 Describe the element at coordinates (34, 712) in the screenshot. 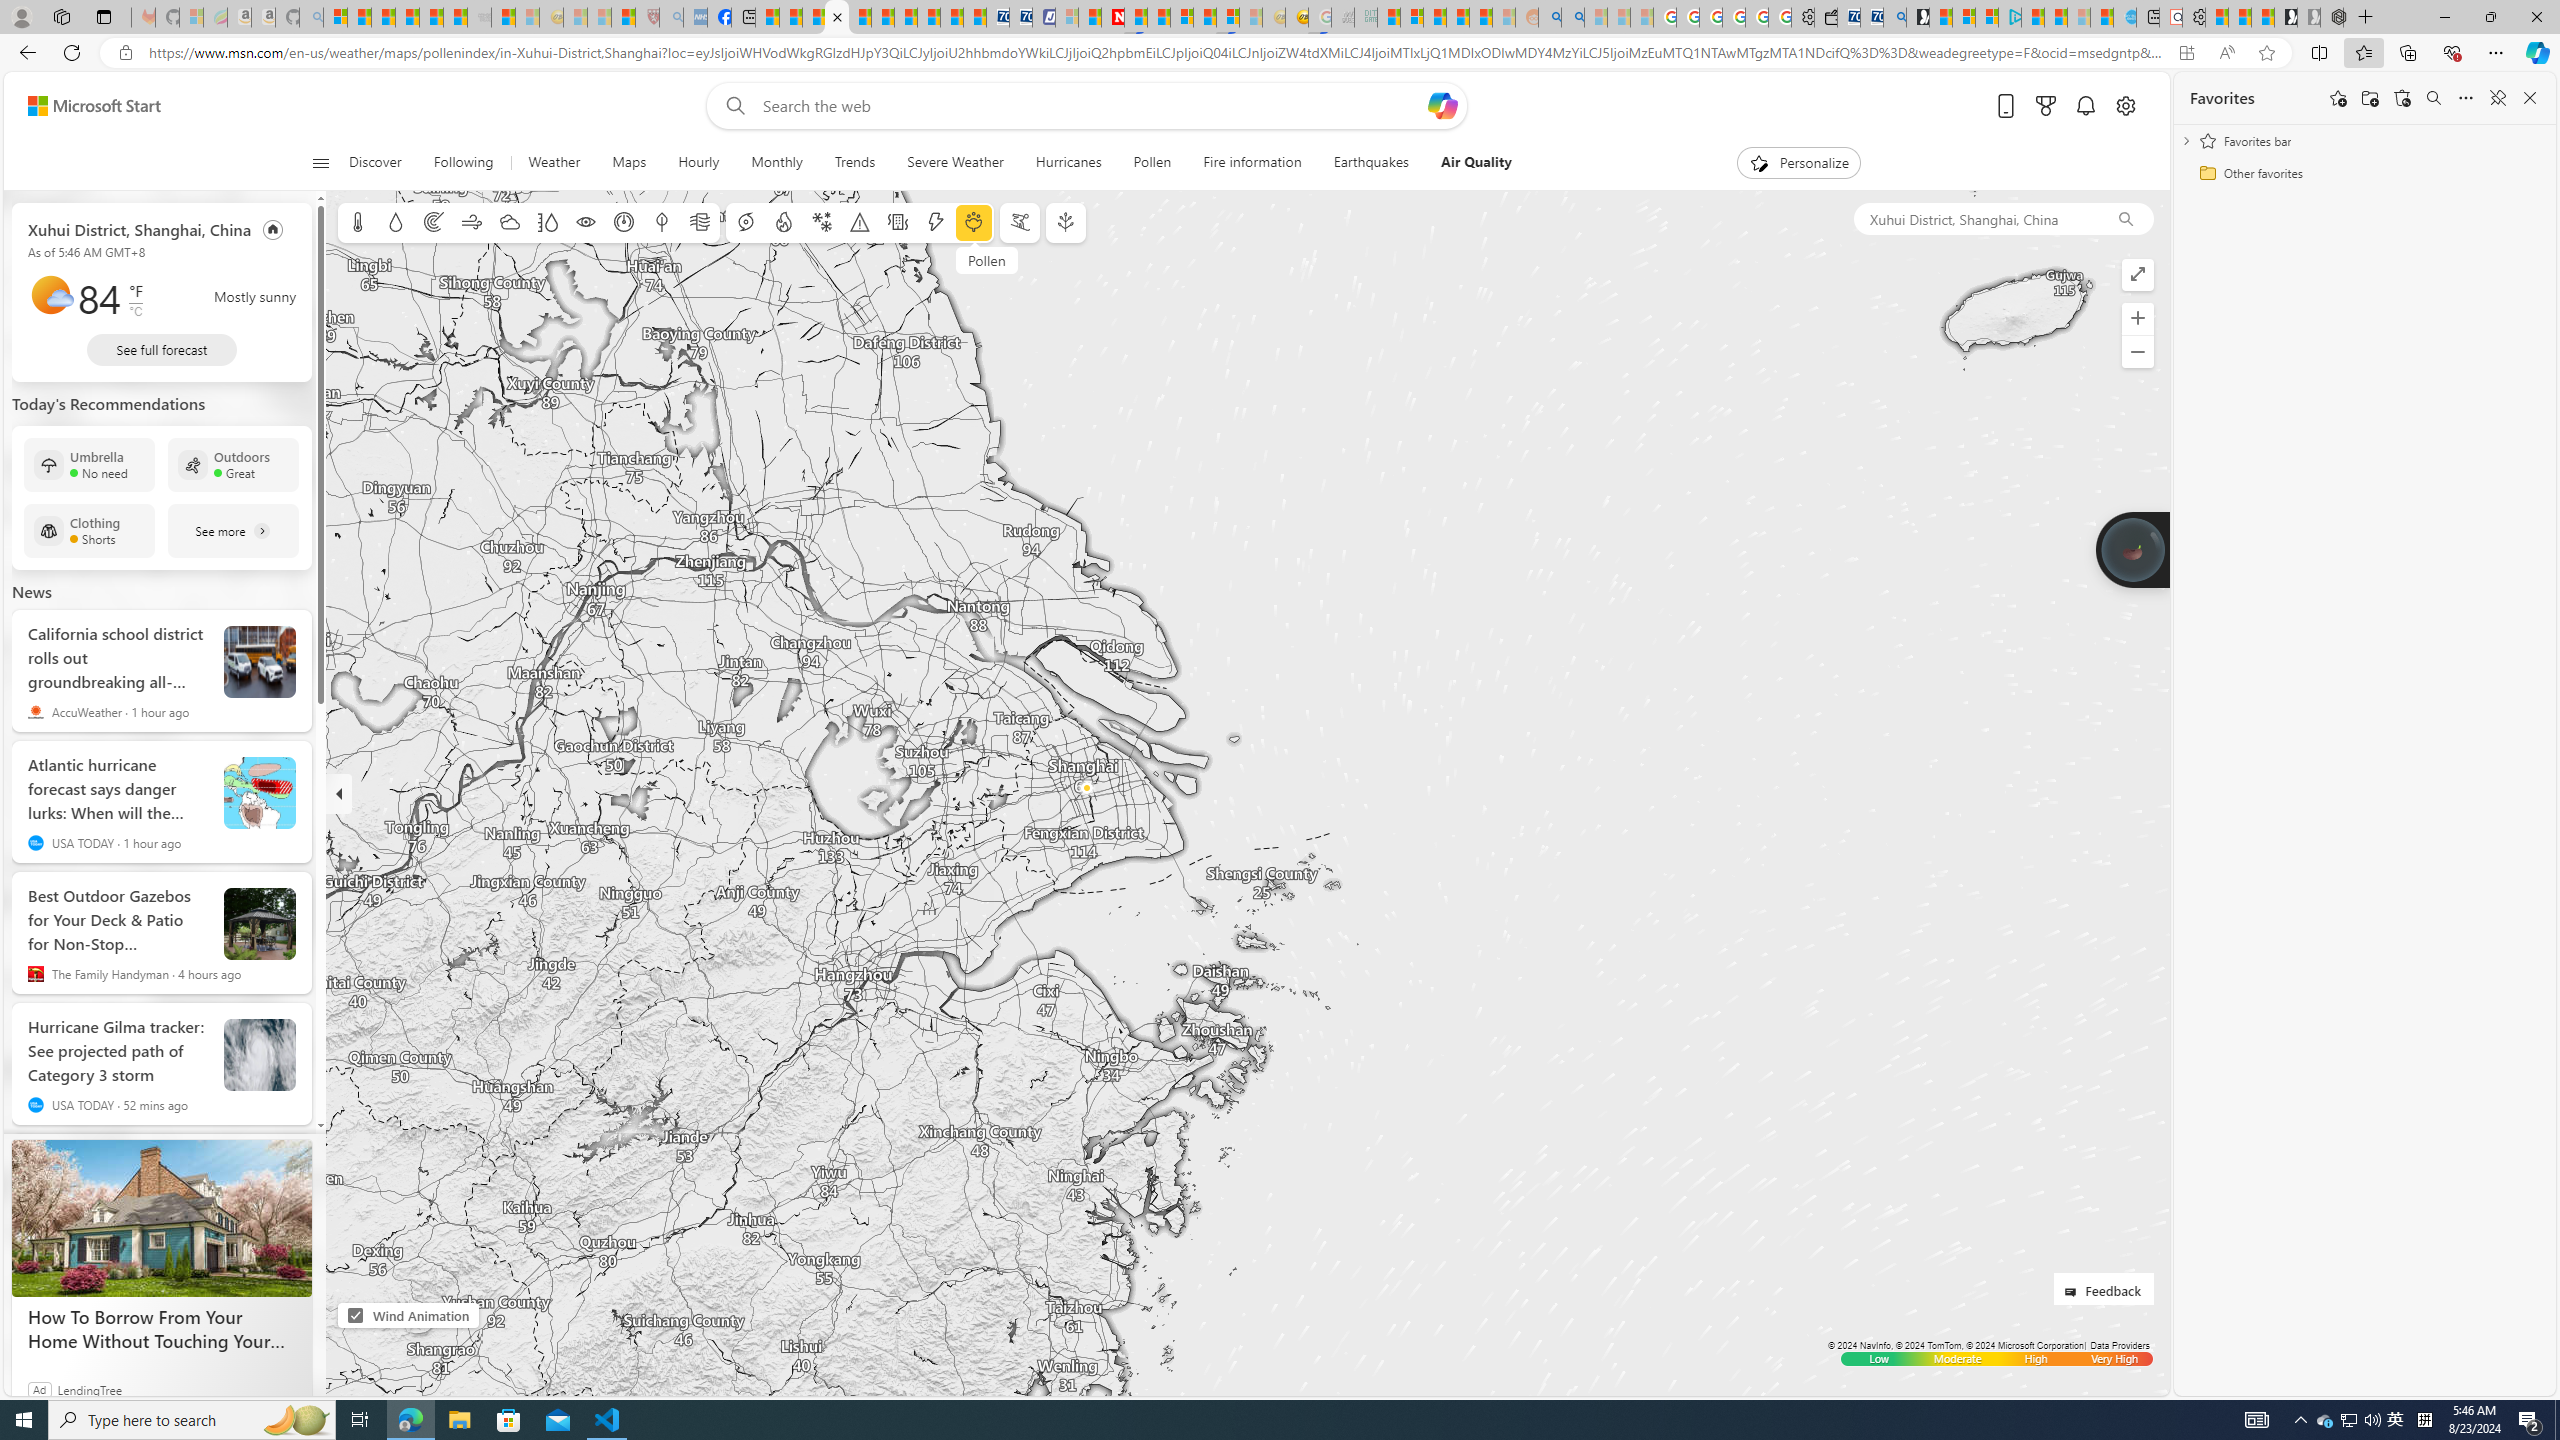

I see `'AccuWeather'` at that location.